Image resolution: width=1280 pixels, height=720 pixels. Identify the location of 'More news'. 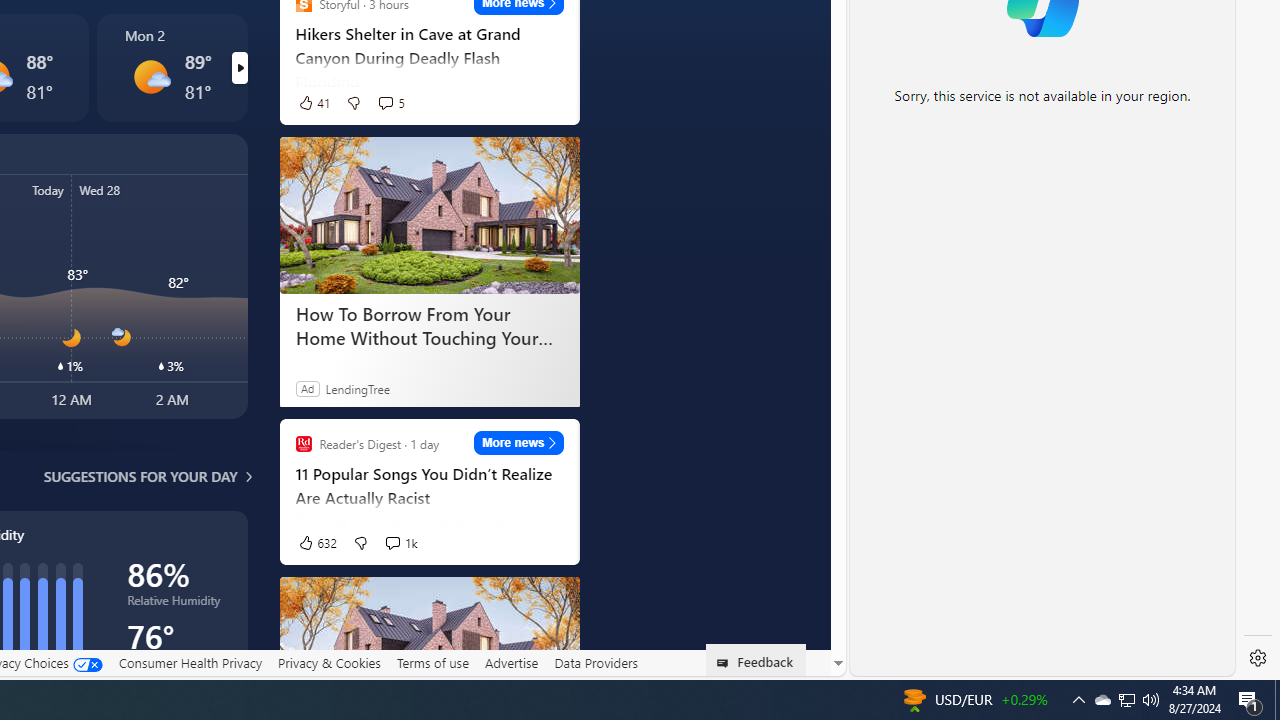
(519, 442).